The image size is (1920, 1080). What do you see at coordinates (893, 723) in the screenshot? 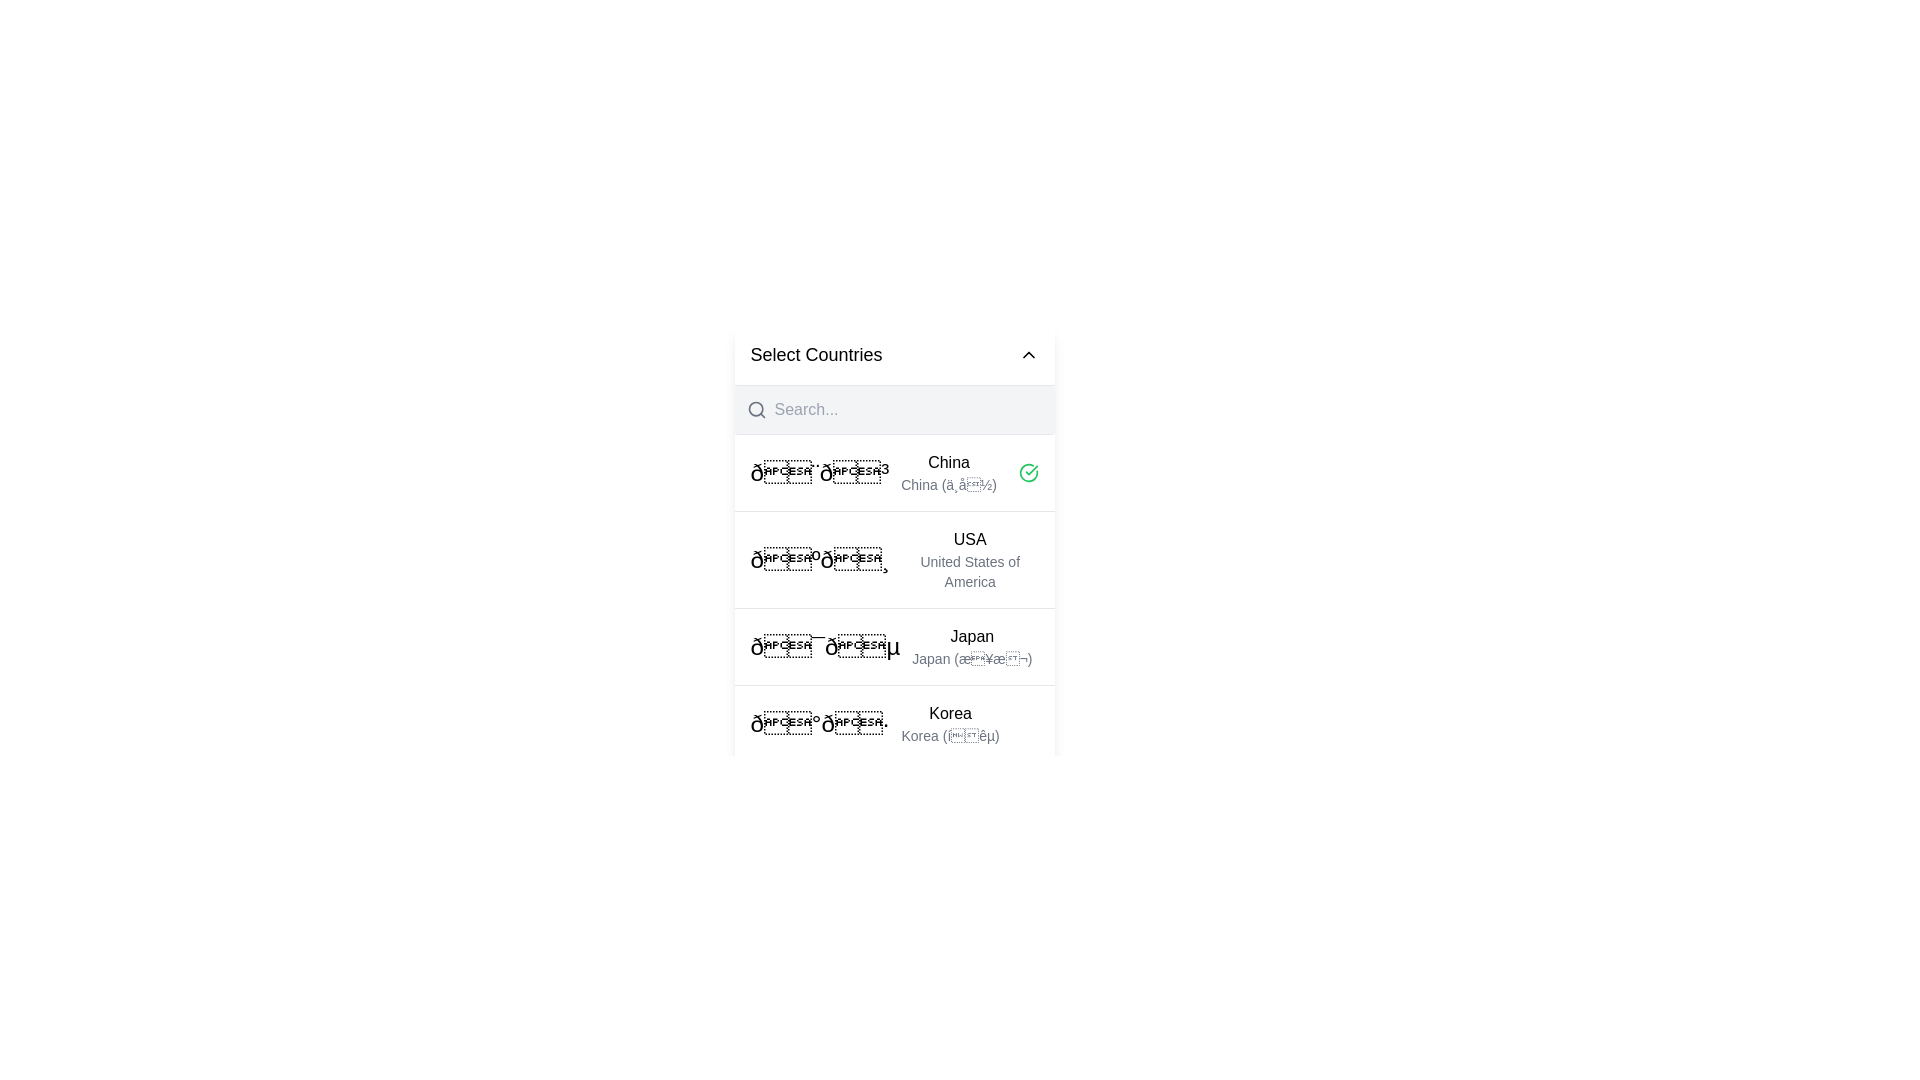
I see `the selectable list item for 'Korea'` at bounding box center [893, 723].